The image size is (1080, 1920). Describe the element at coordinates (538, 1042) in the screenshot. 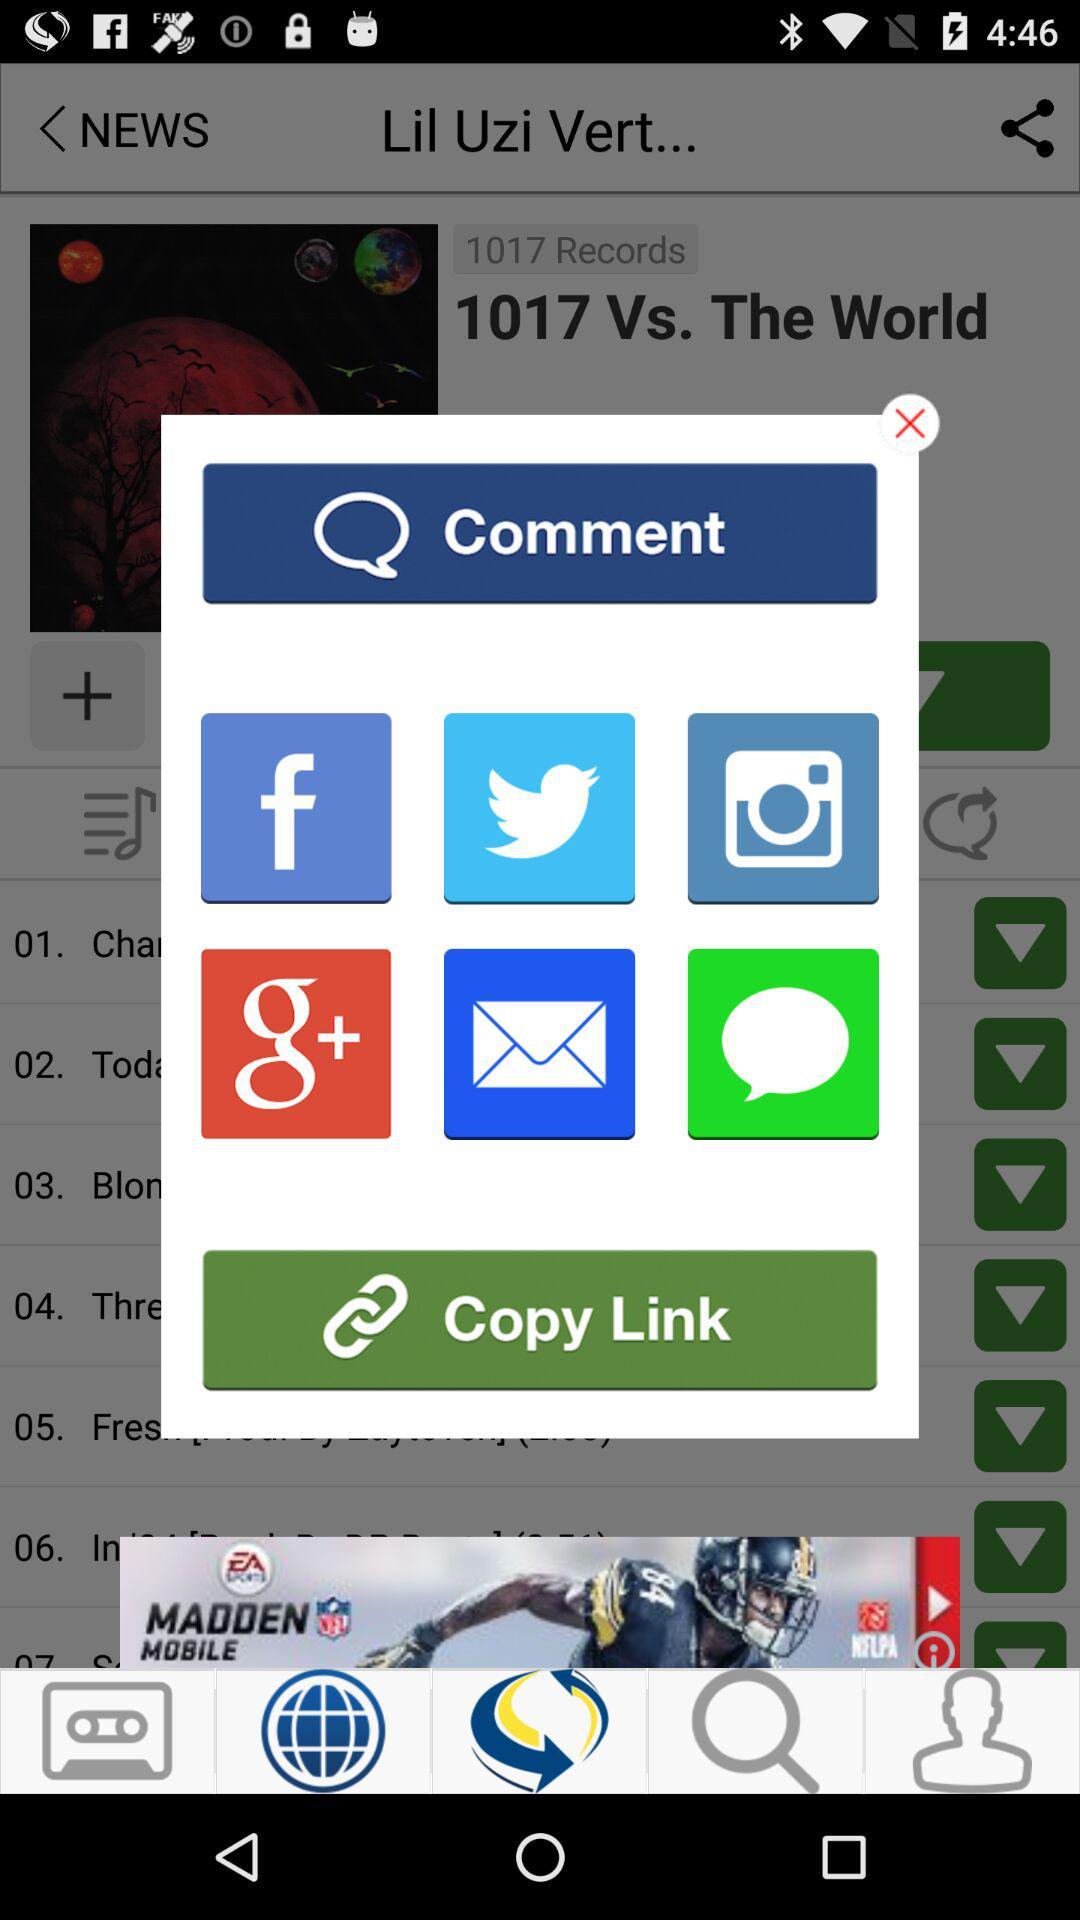

I see `mail` at that location.